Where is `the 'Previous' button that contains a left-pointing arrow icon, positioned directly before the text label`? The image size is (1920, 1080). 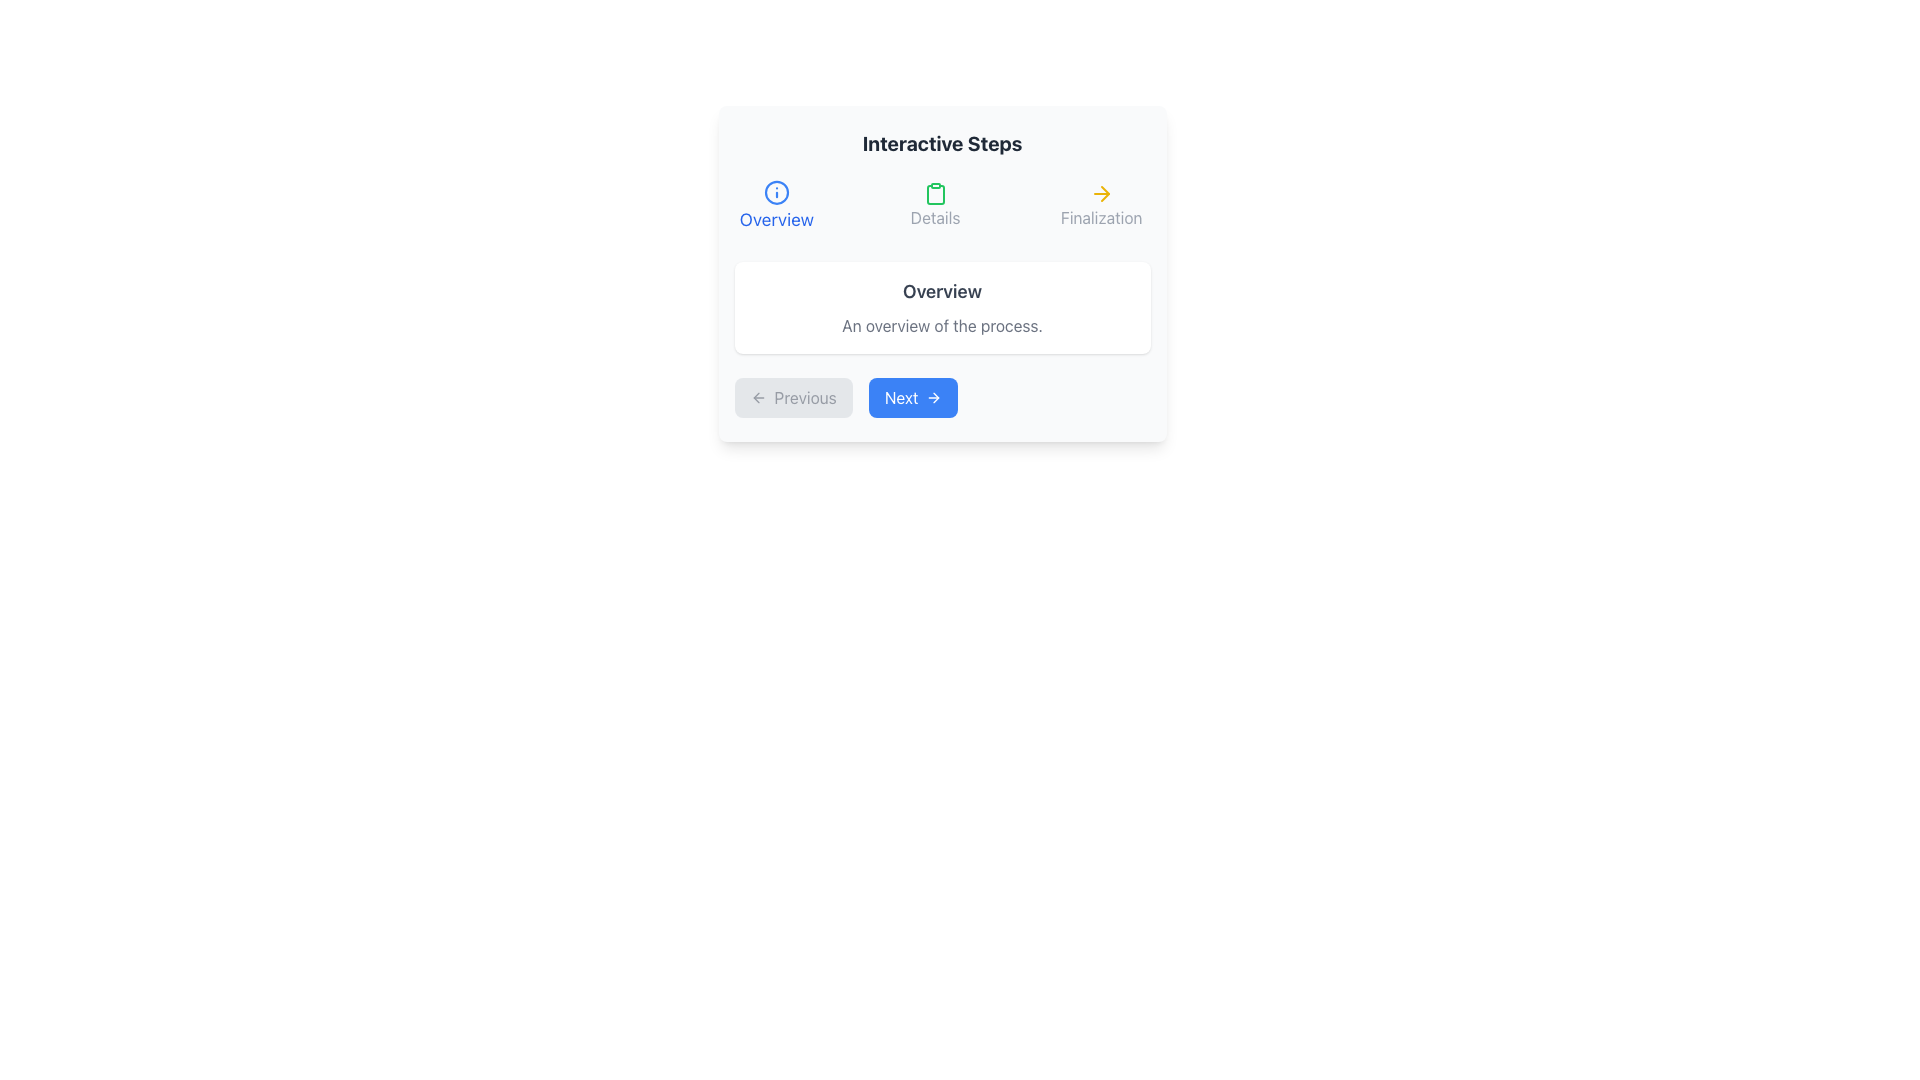
the 'Previous' button that contains a left-pointing arrow icon, positioned directly before the text label is located at coordinates (757, 397).